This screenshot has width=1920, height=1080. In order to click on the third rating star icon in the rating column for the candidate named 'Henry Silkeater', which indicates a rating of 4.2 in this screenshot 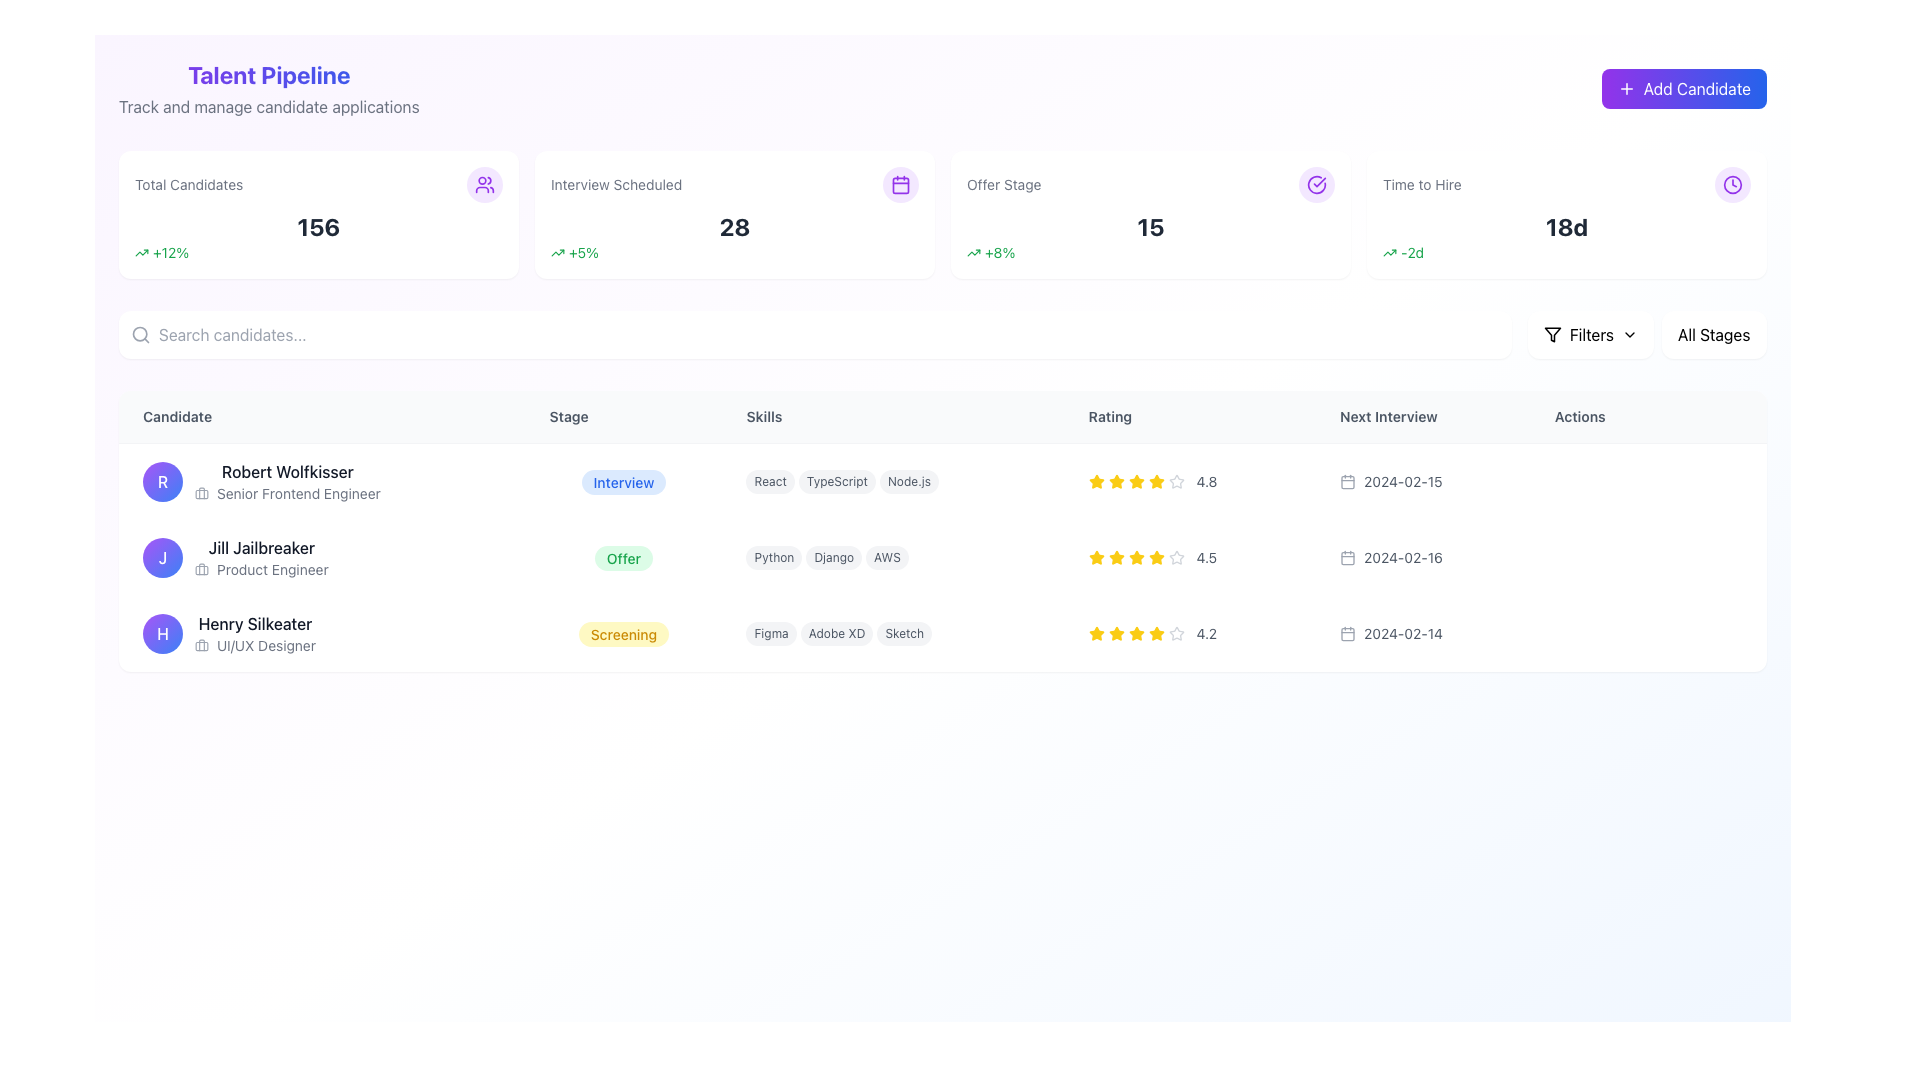, I will do `click(1115, 633)`.